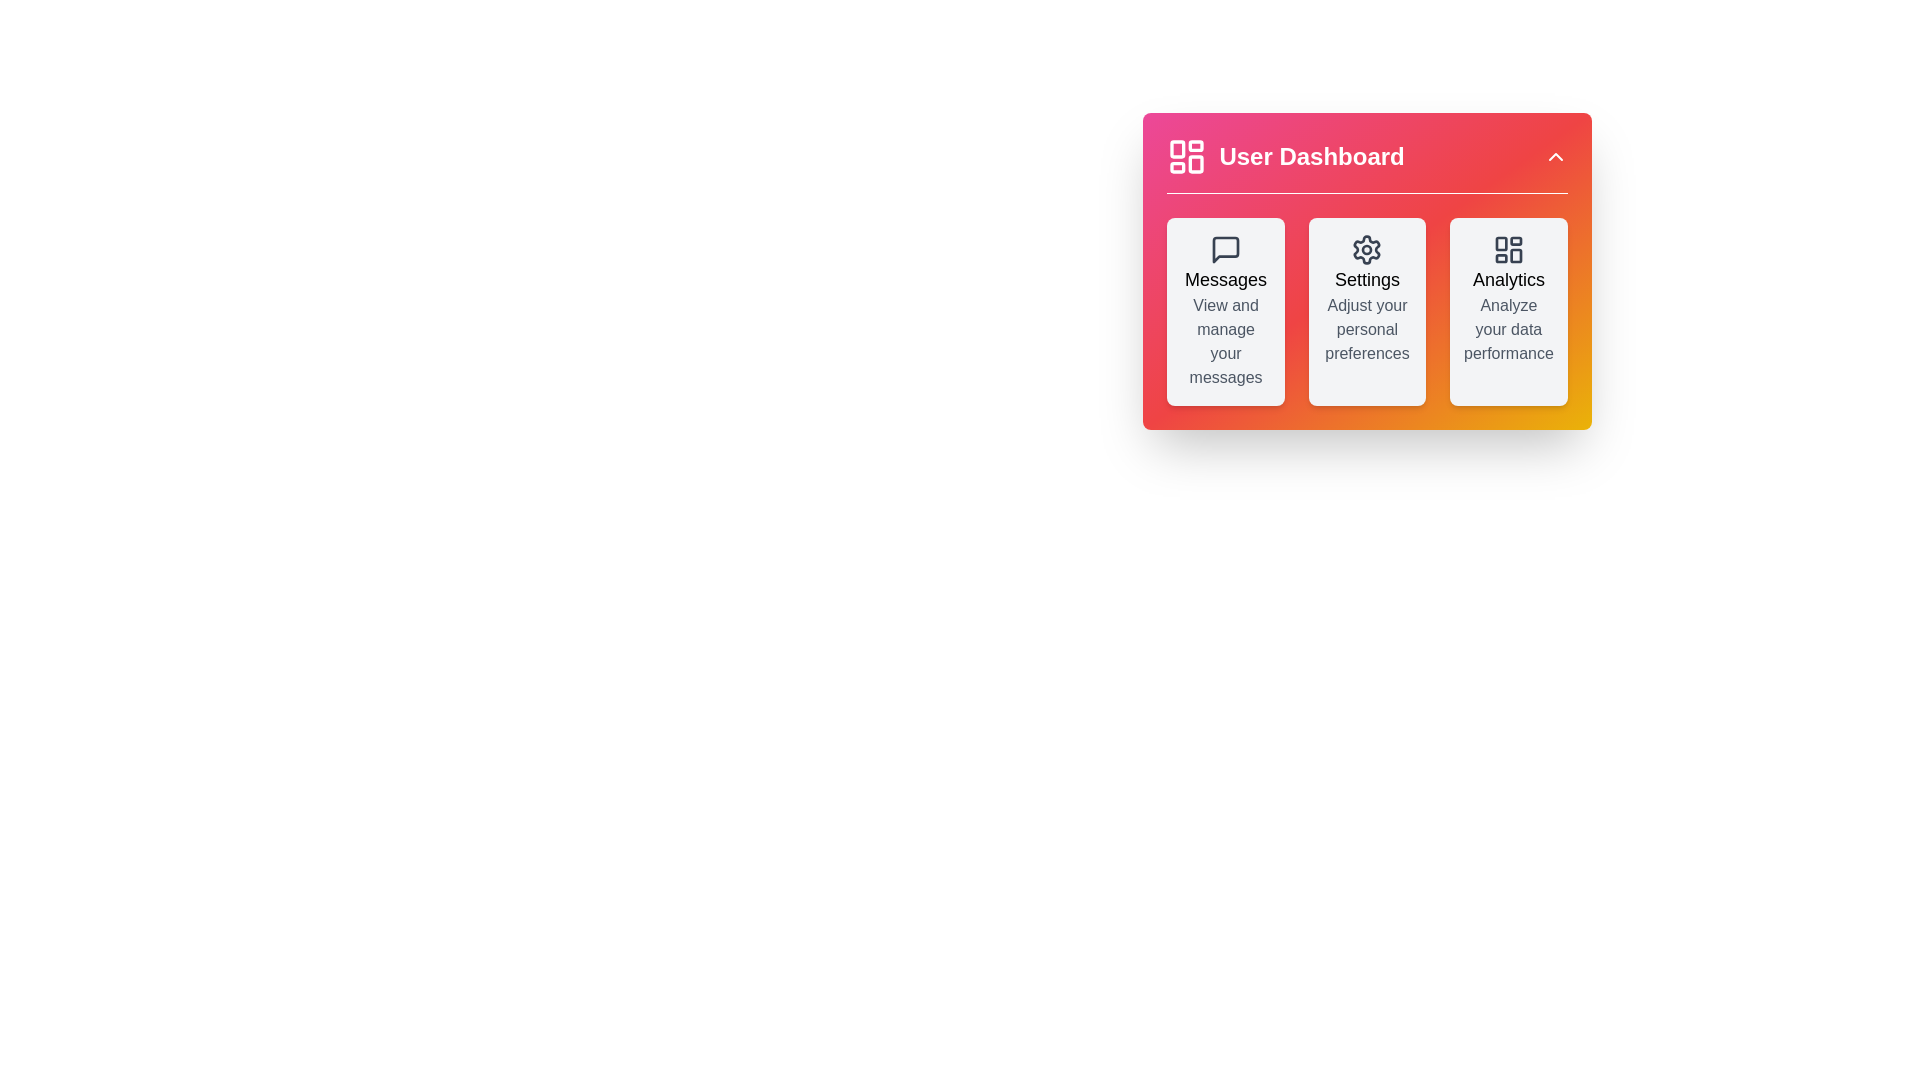 This screenshot has width=1920, height=1080. Describe the element at coordinates (1366, 249) in the screenshot. I see `the gear icon located within the settings icon on the dashboard panel, positioned in the middle of the three cards` at that location.